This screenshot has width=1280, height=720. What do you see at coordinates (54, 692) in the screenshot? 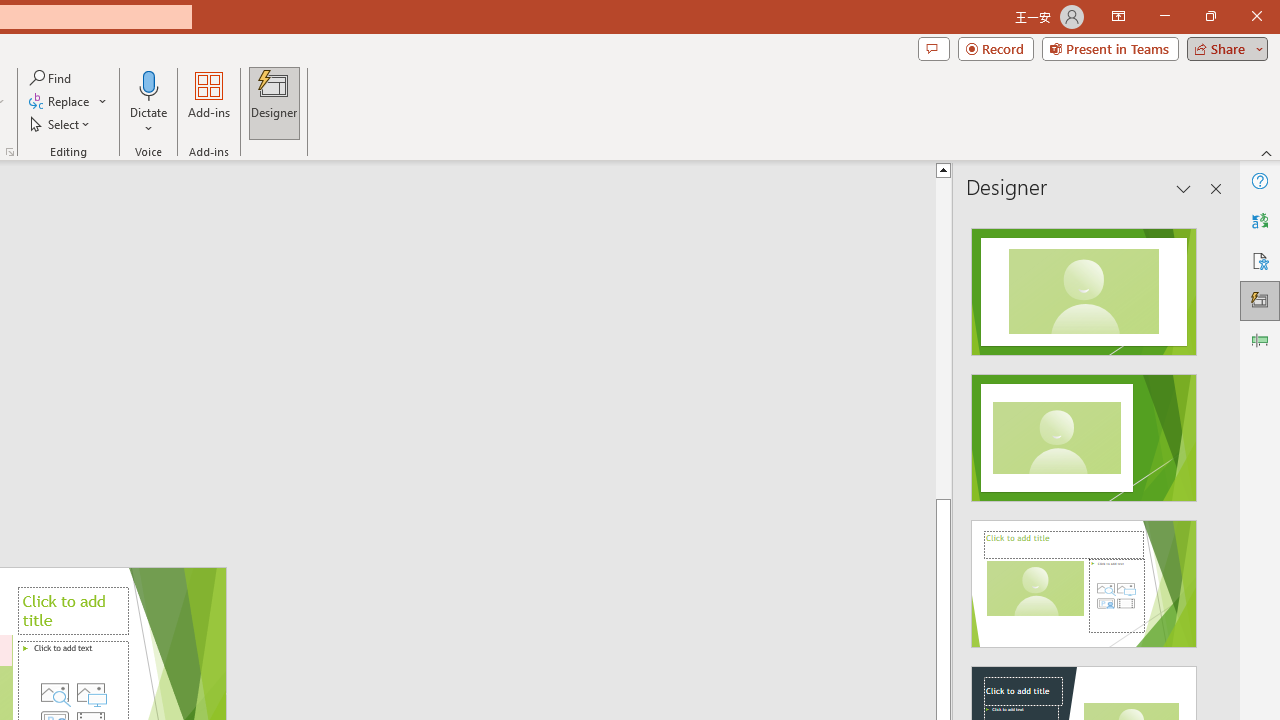
I see `'Stock Images'` at bounding box center [54, 692].